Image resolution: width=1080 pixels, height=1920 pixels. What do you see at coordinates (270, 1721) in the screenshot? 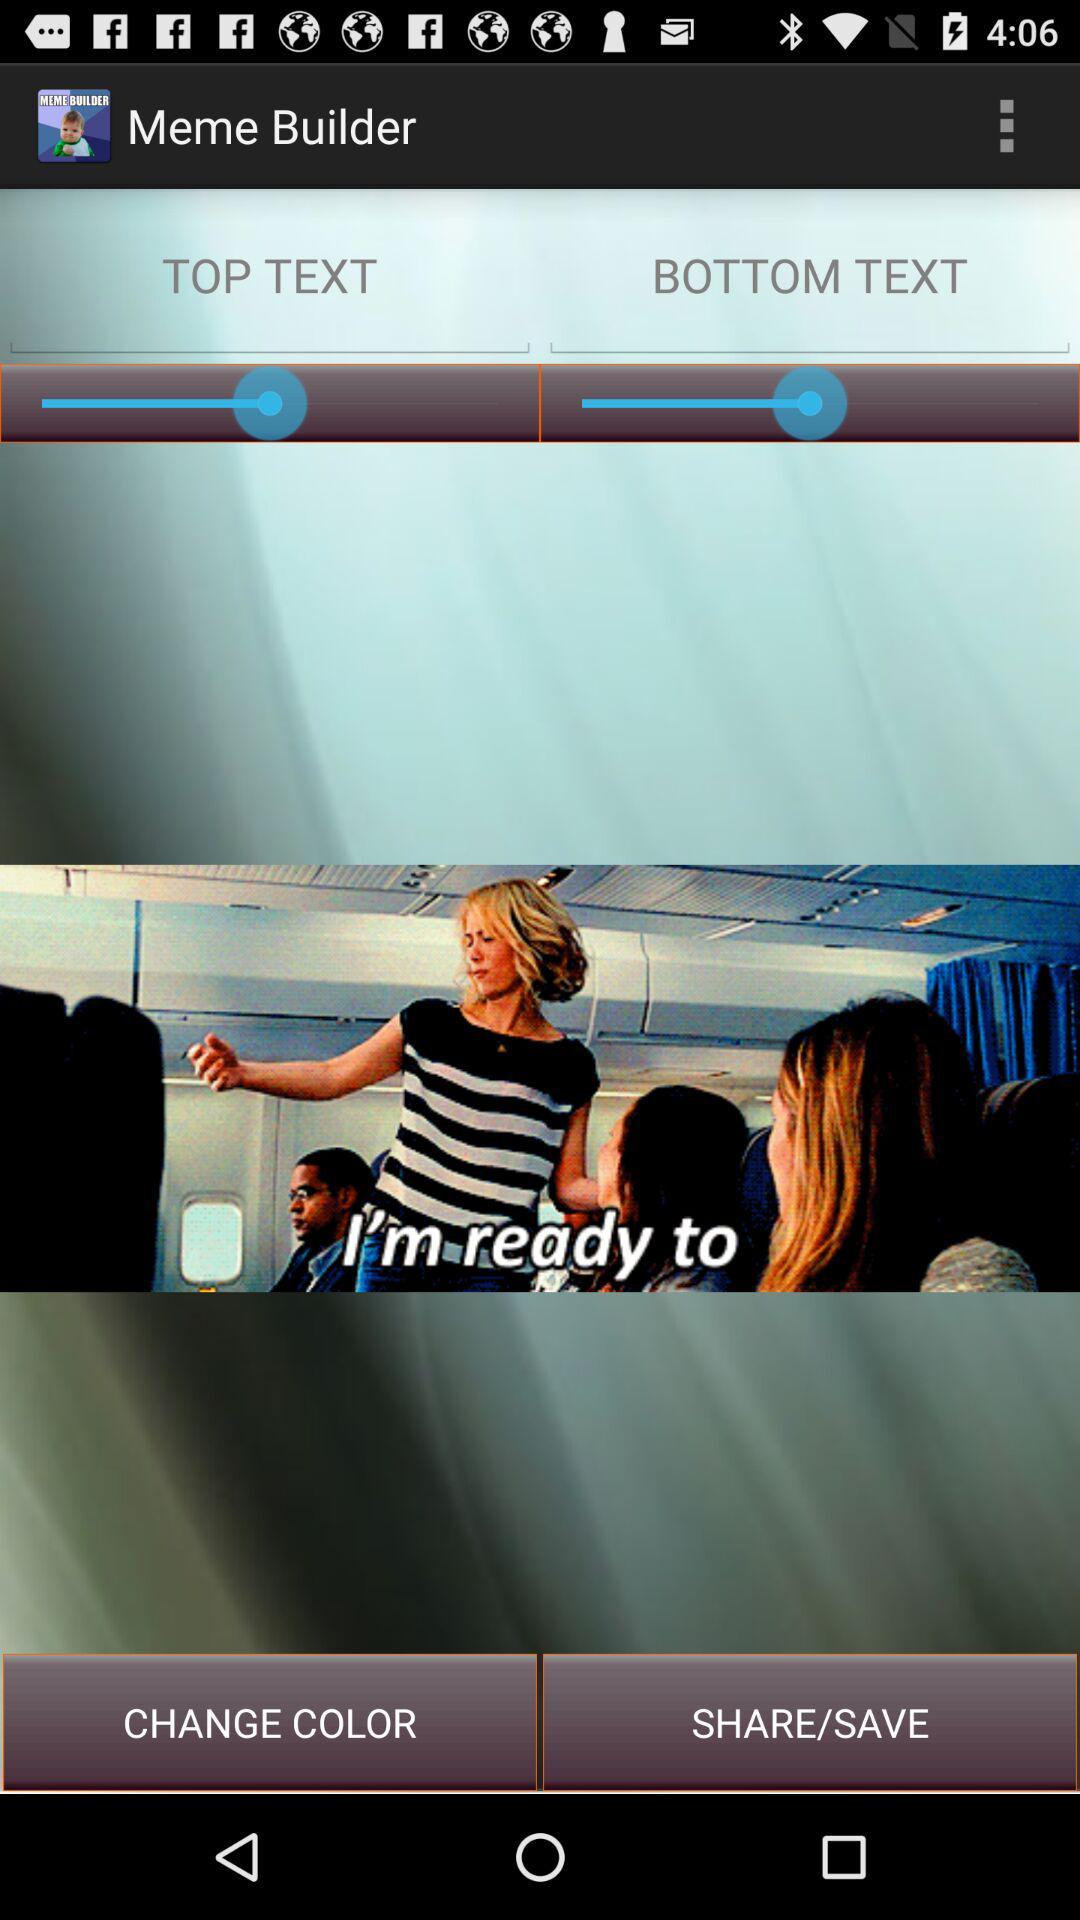
I see `button at the bottom left corner` at bounding box center [270, 1721].